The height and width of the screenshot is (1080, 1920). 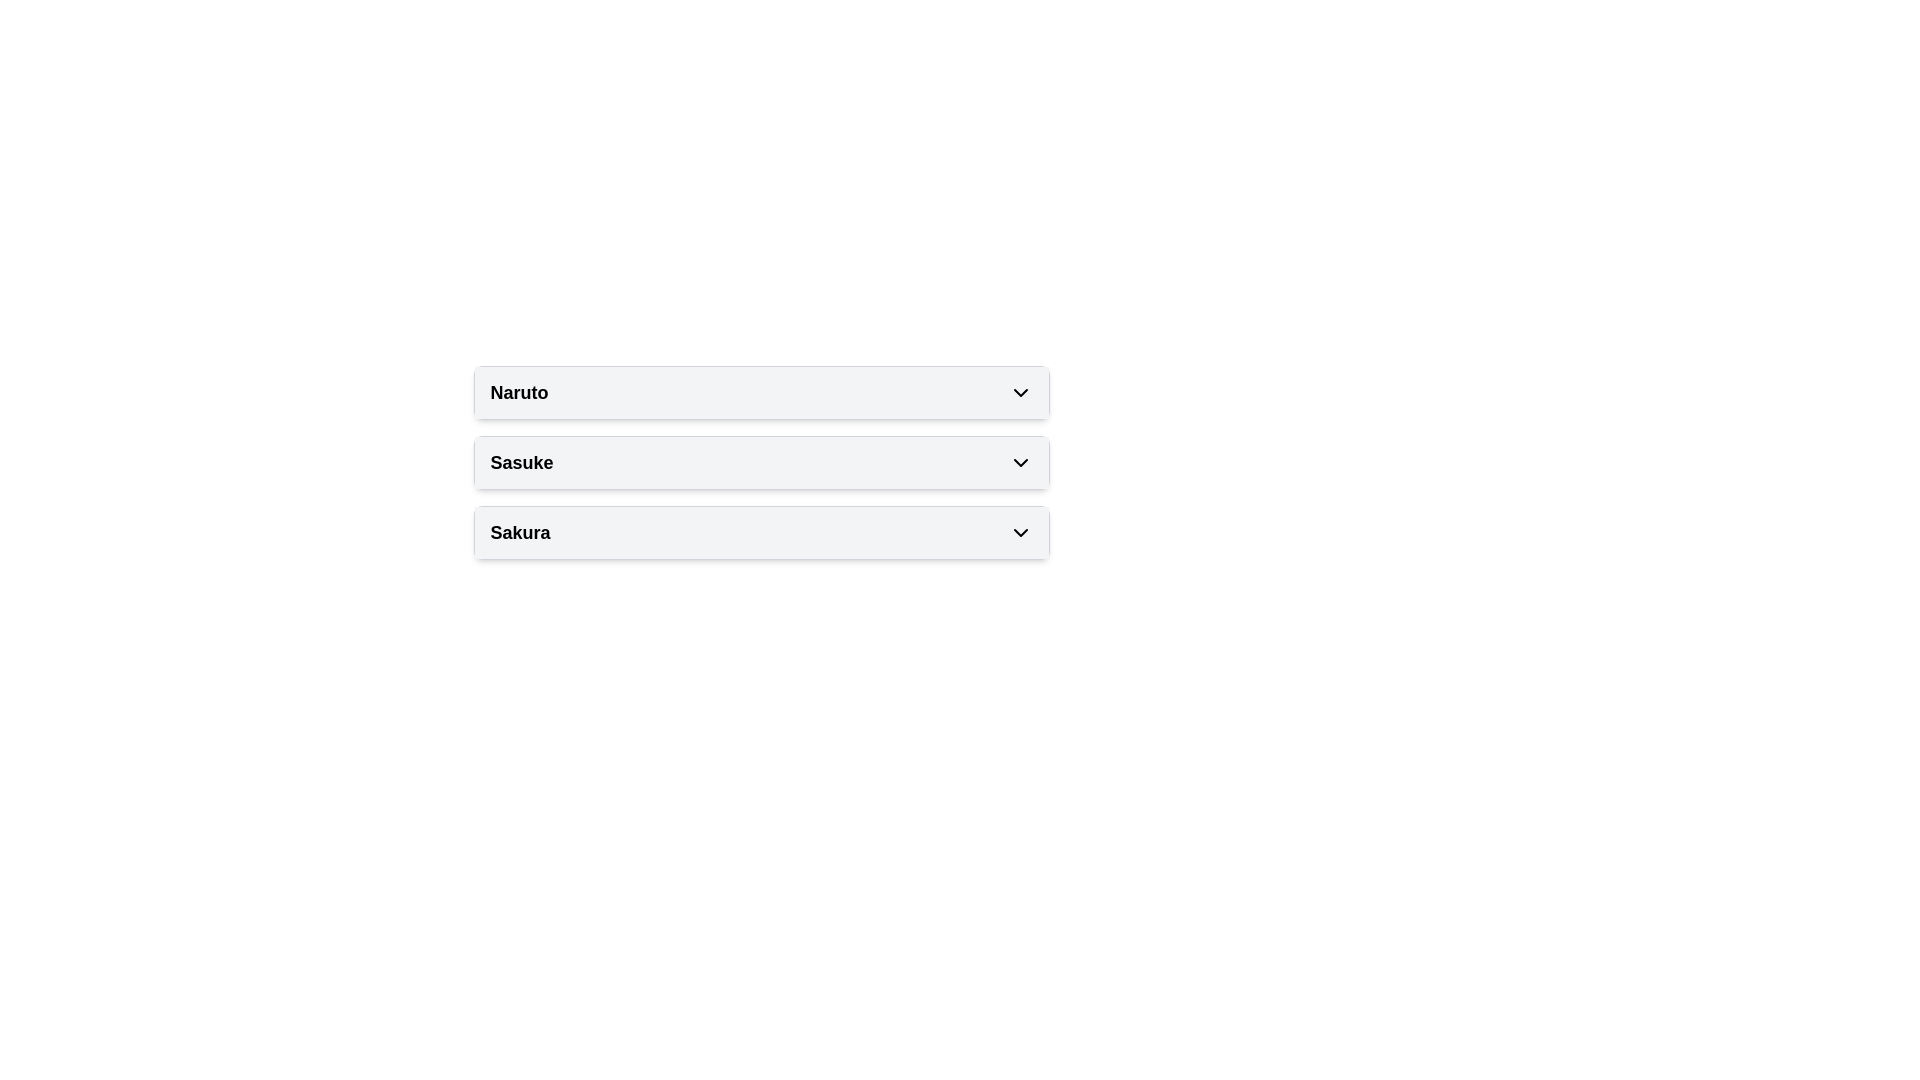 I want to click on the dropdown item labeled 'Sasuke', so click(x=760, y=462).